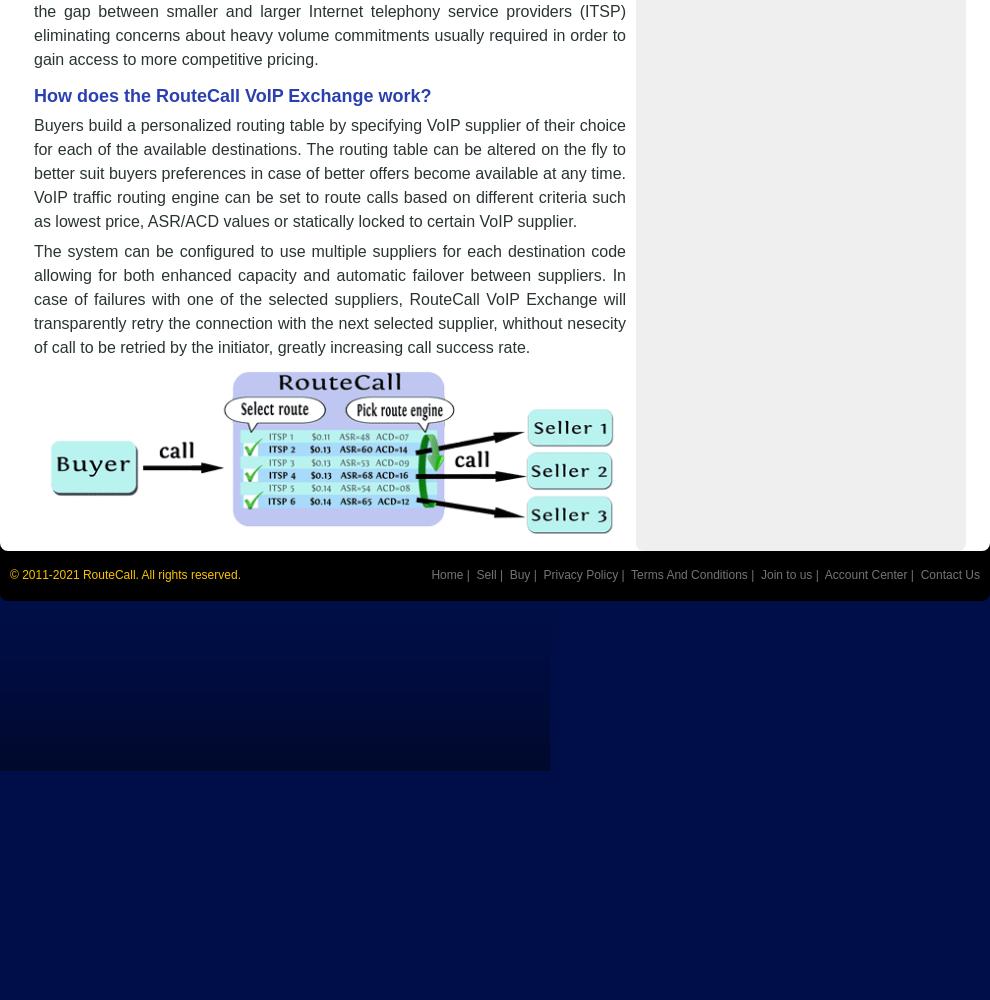 The image size is (990, 1000). I want to click on 'Account Center', so click(865, 574).